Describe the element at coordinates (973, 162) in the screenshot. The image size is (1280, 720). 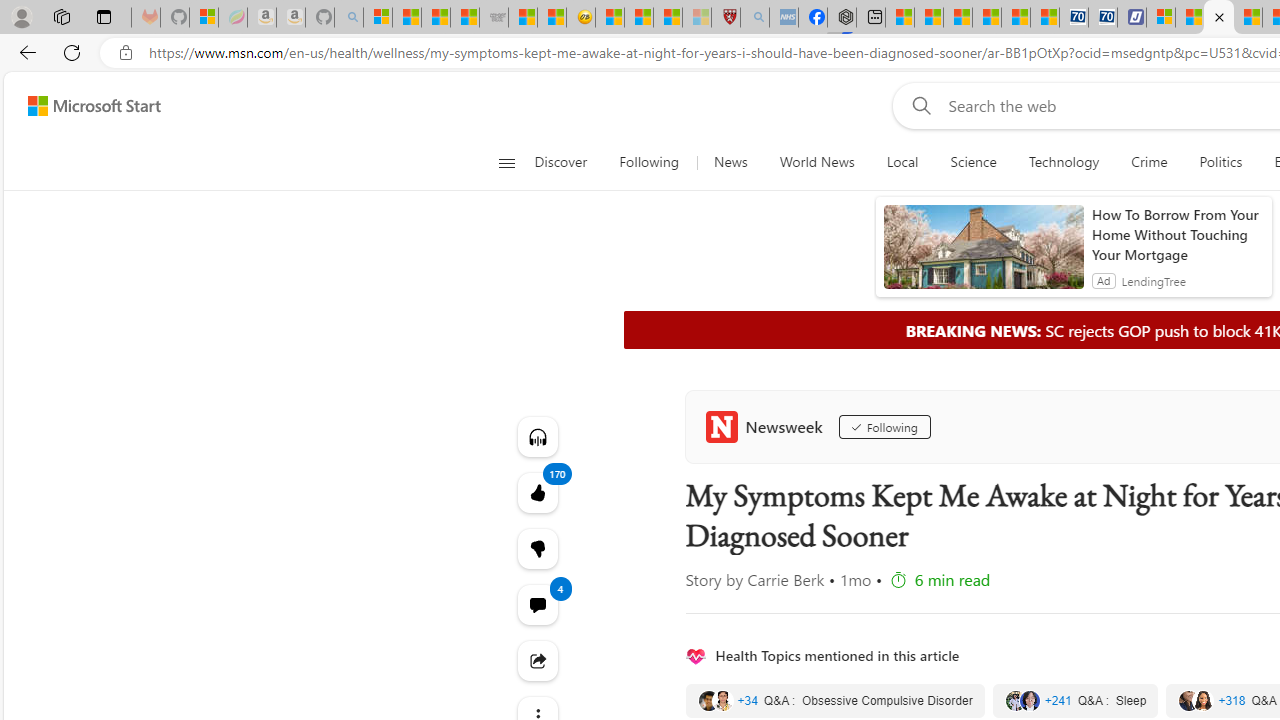
I see `'Science'` at that location.